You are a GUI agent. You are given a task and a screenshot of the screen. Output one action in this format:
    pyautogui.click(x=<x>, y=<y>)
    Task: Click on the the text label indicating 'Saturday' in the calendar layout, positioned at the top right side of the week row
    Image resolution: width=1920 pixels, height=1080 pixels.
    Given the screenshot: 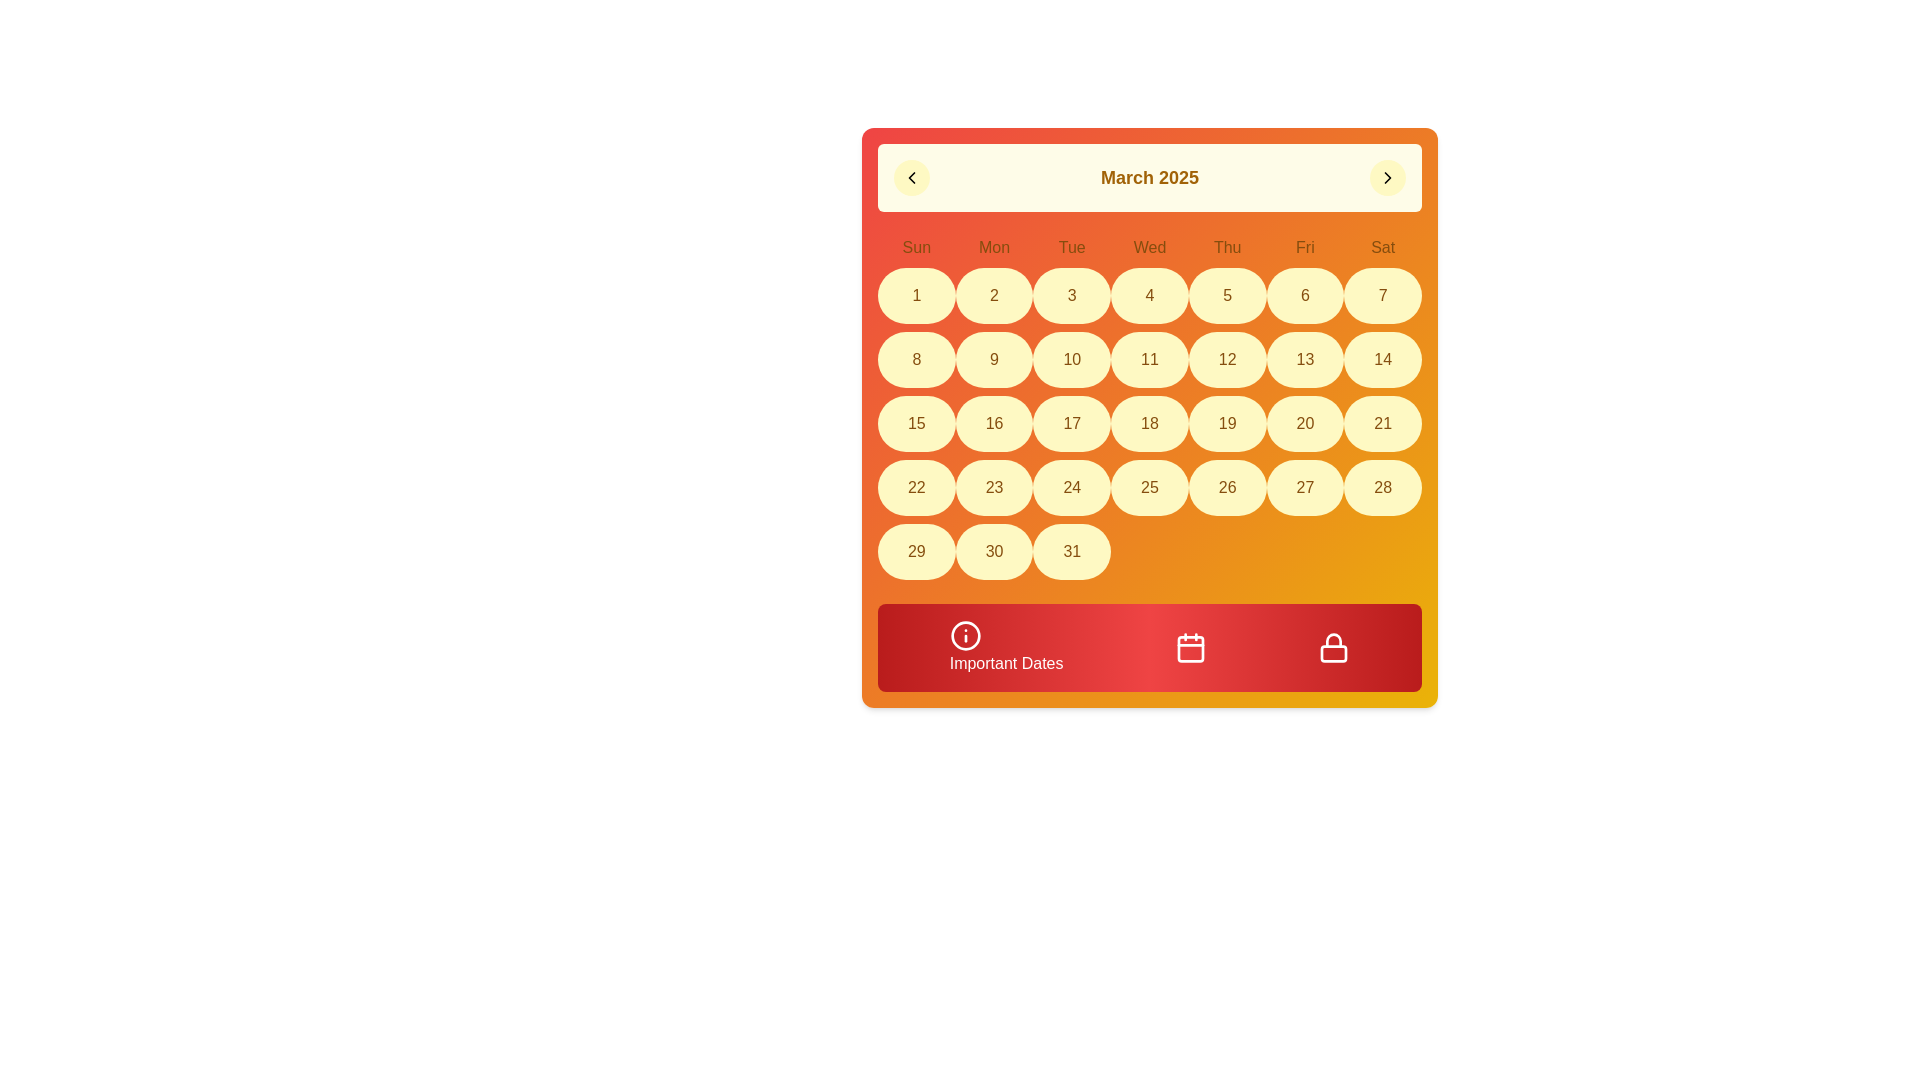 What is the action you would take?
    pyautogui.click(x=1382, y=246)
    